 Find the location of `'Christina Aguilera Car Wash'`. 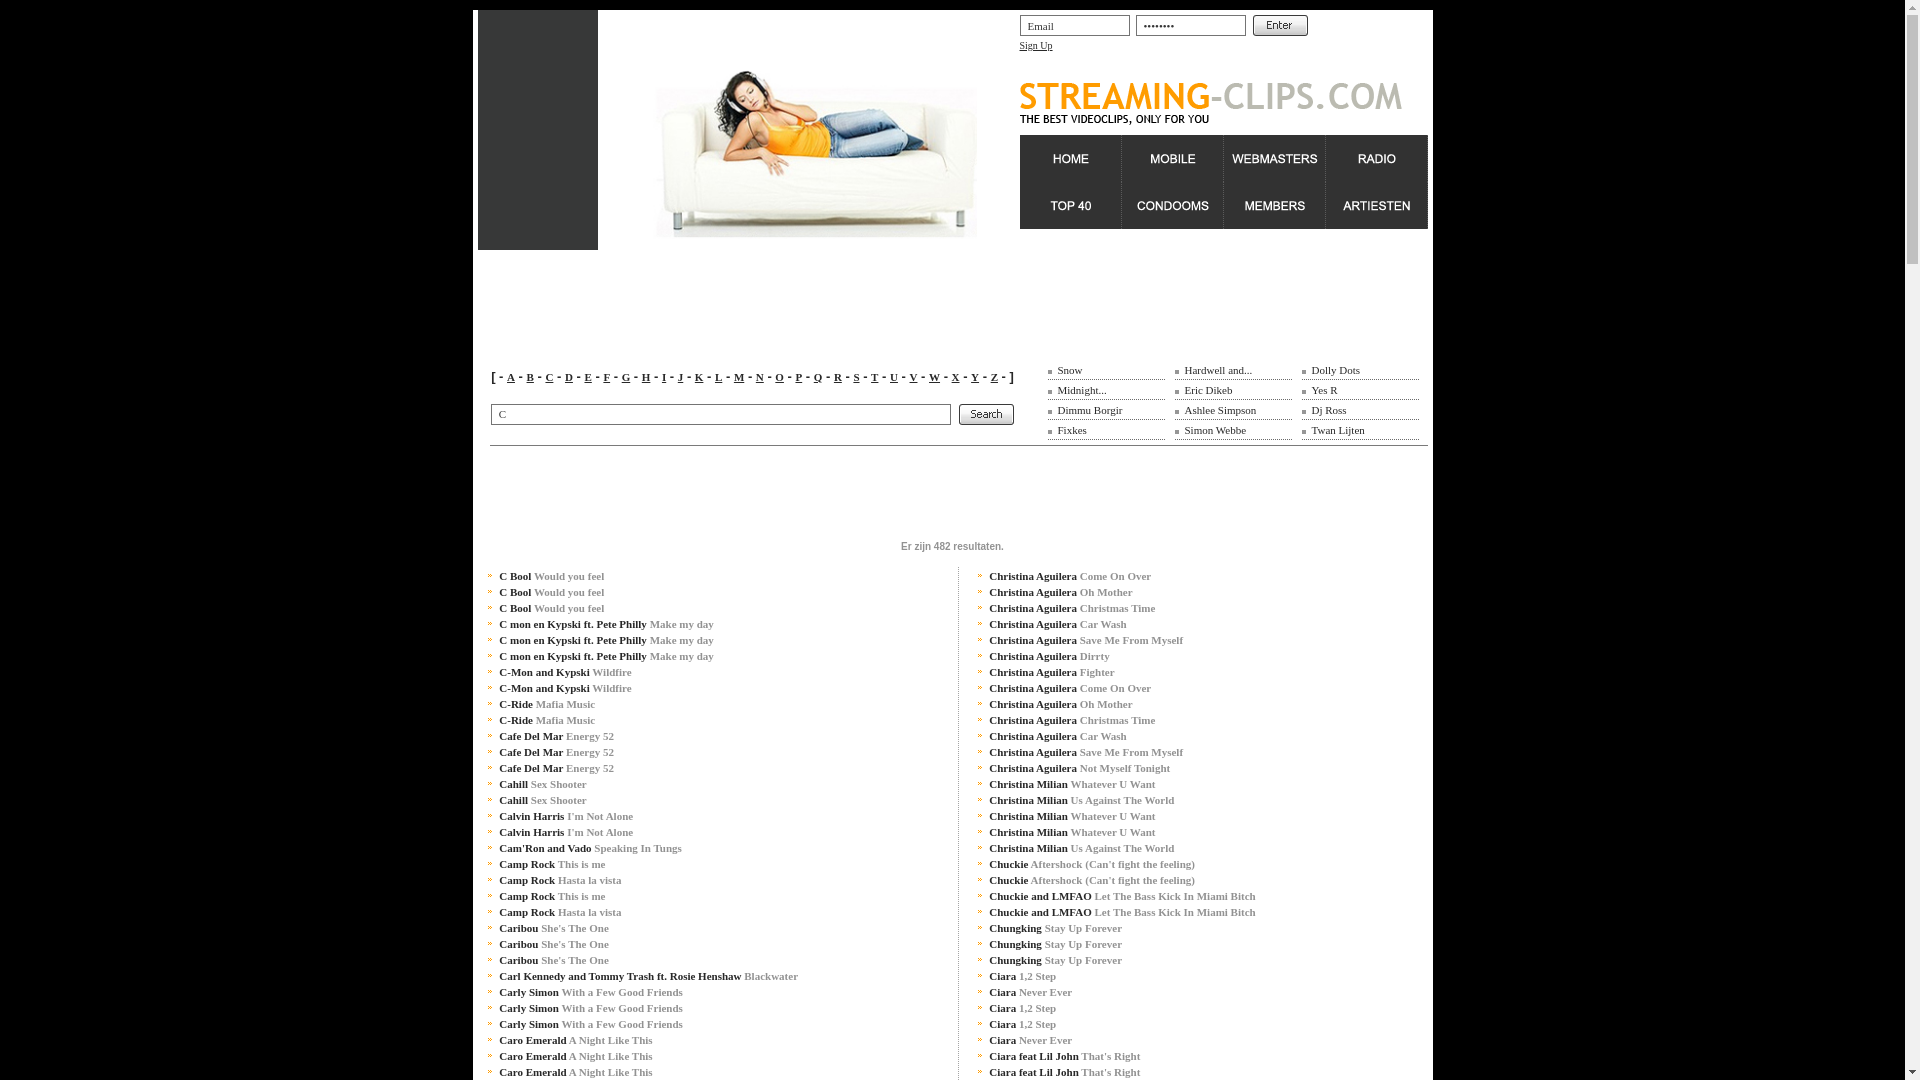

'Christina Aguilera Car Wash' is located at coordinates (1056, 623).